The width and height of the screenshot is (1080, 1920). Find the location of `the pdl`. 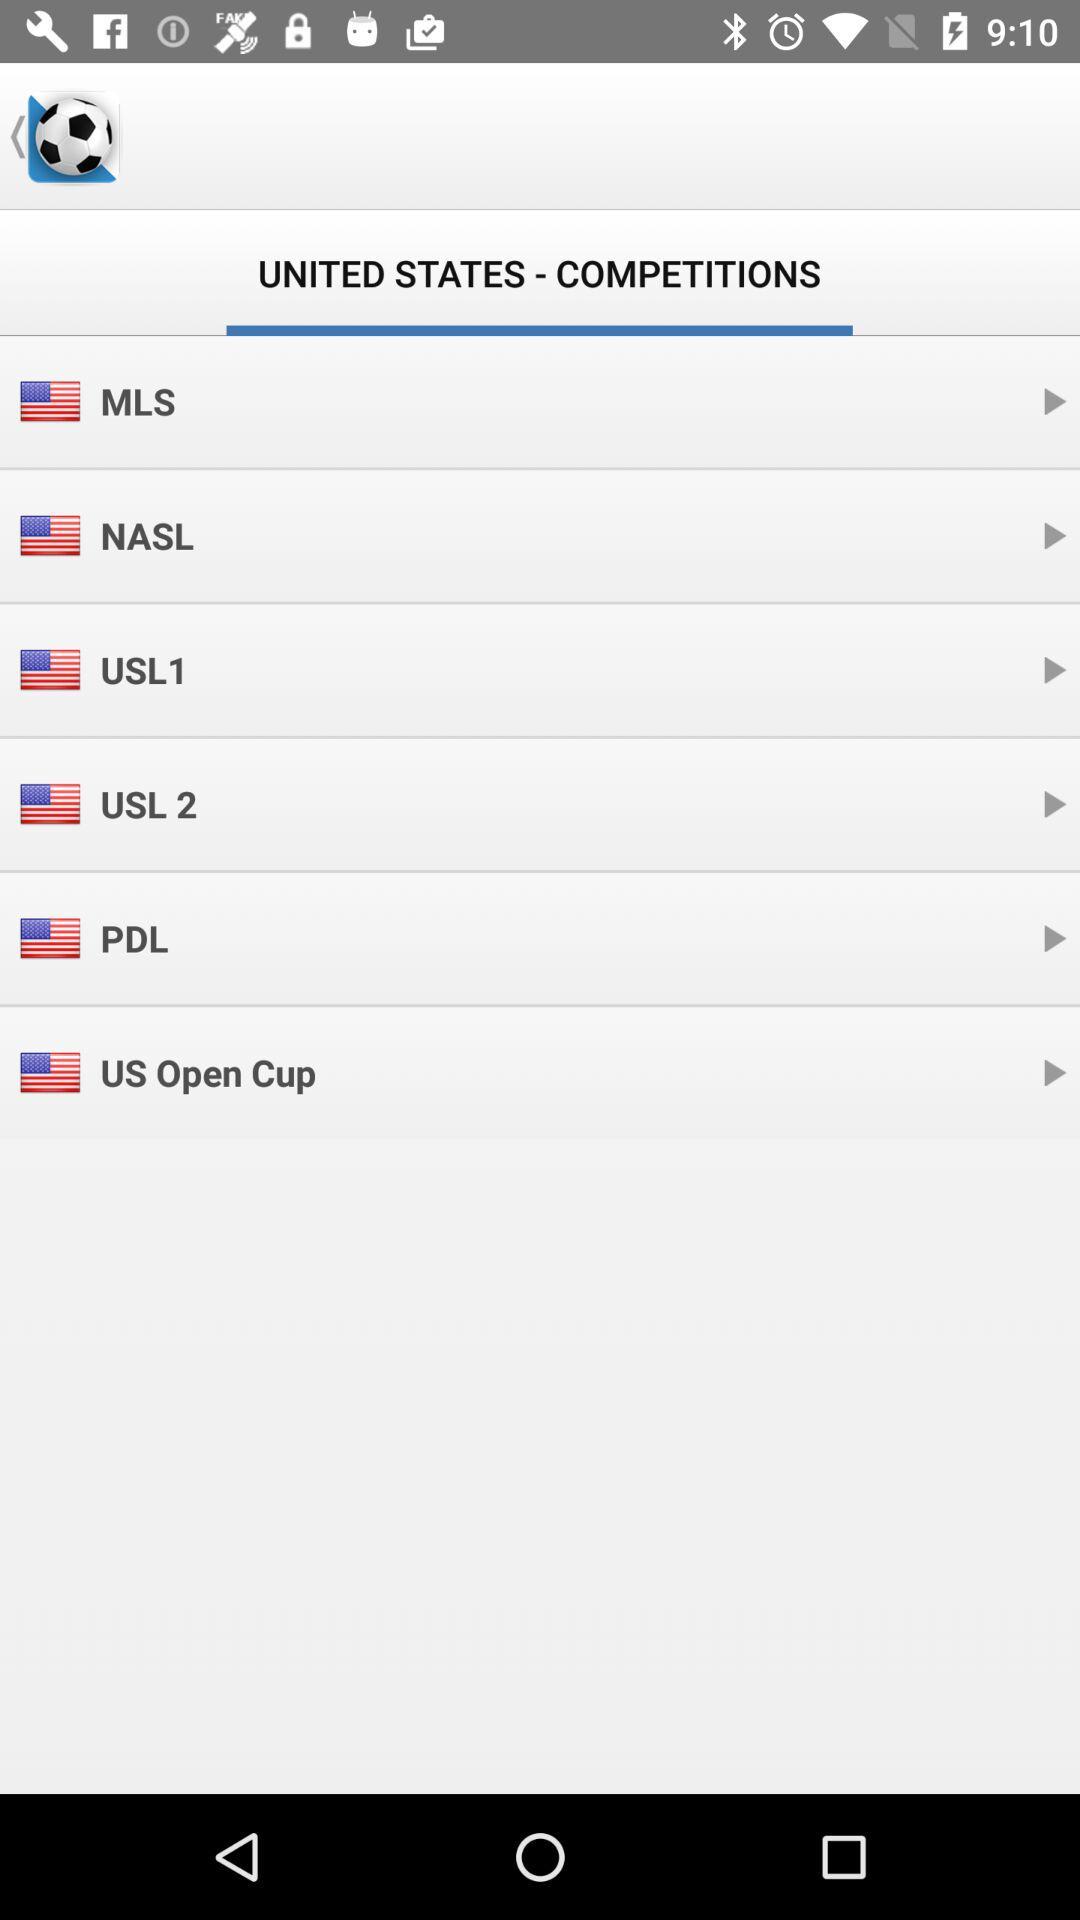

the pdl is located at coordinates (134, 937).